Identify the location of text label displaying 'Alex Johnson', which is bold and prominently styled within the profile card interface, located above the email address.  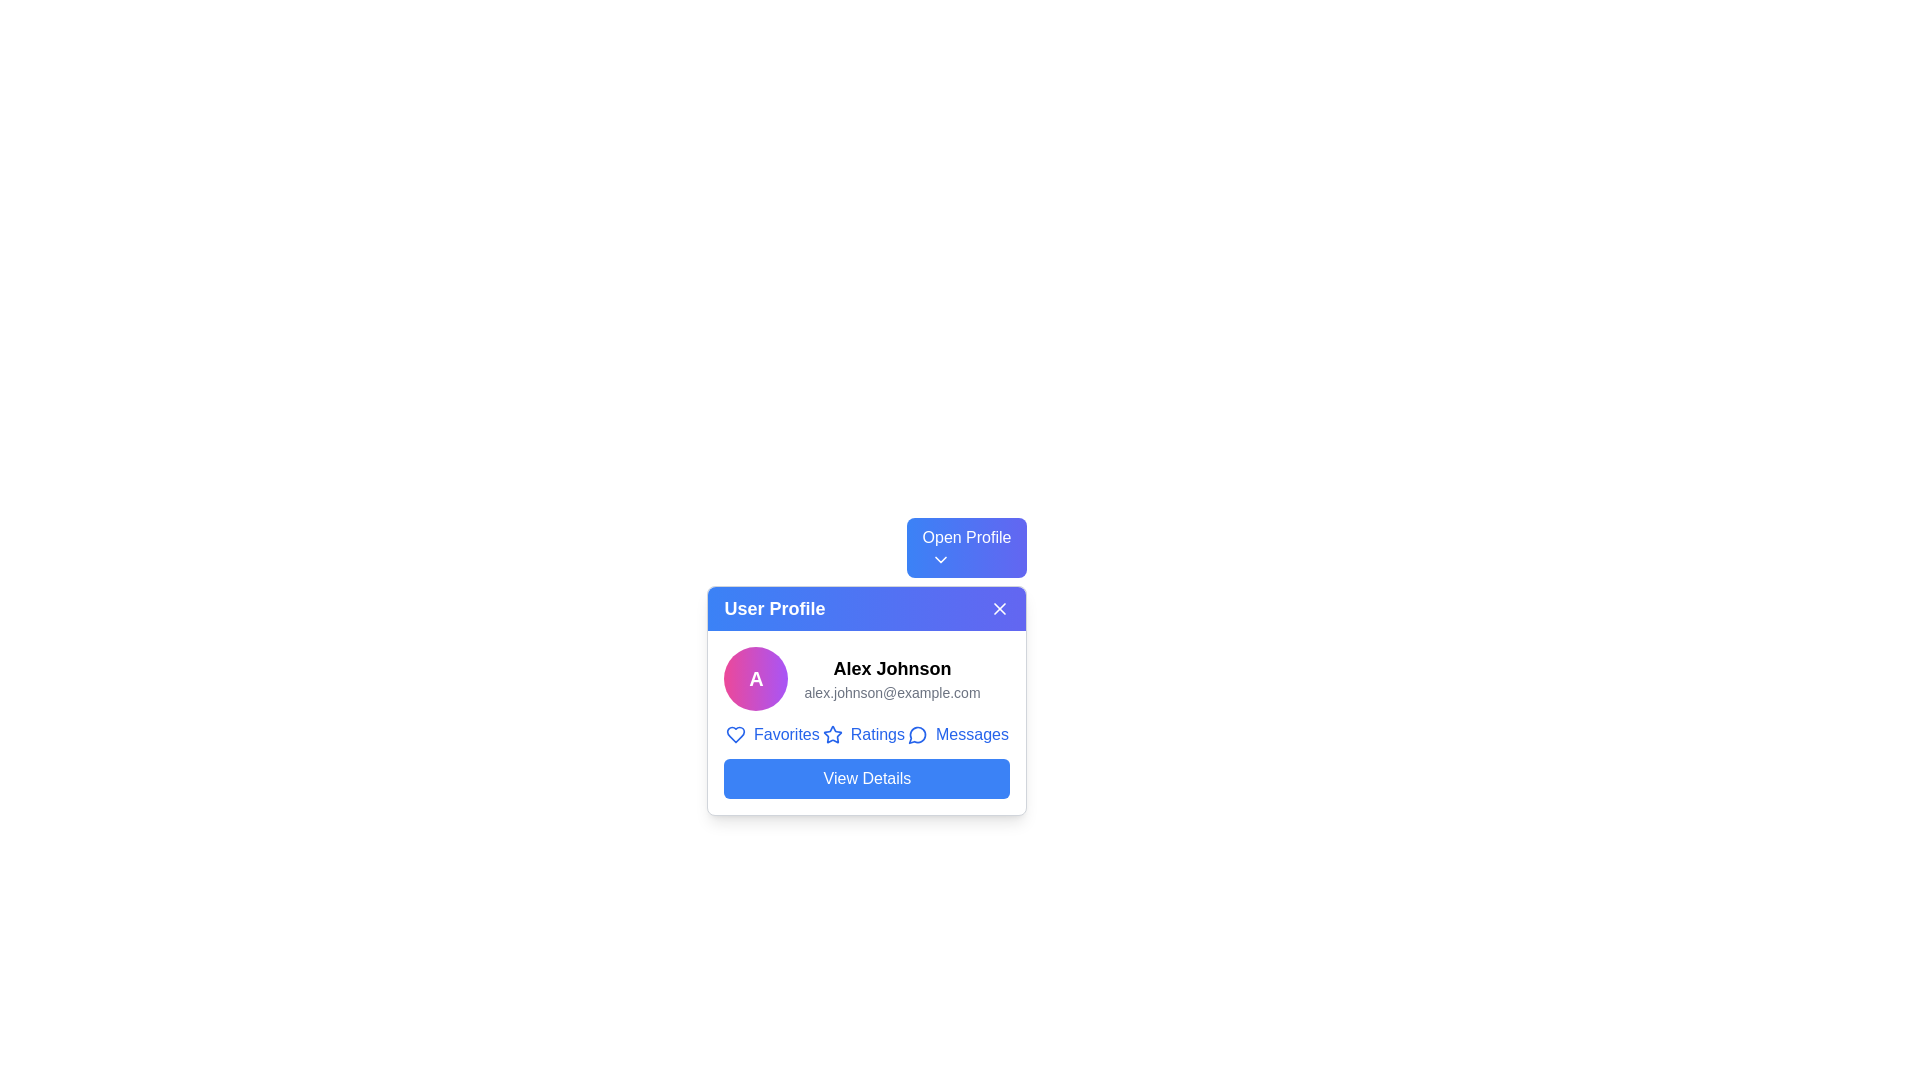
(891, 668).